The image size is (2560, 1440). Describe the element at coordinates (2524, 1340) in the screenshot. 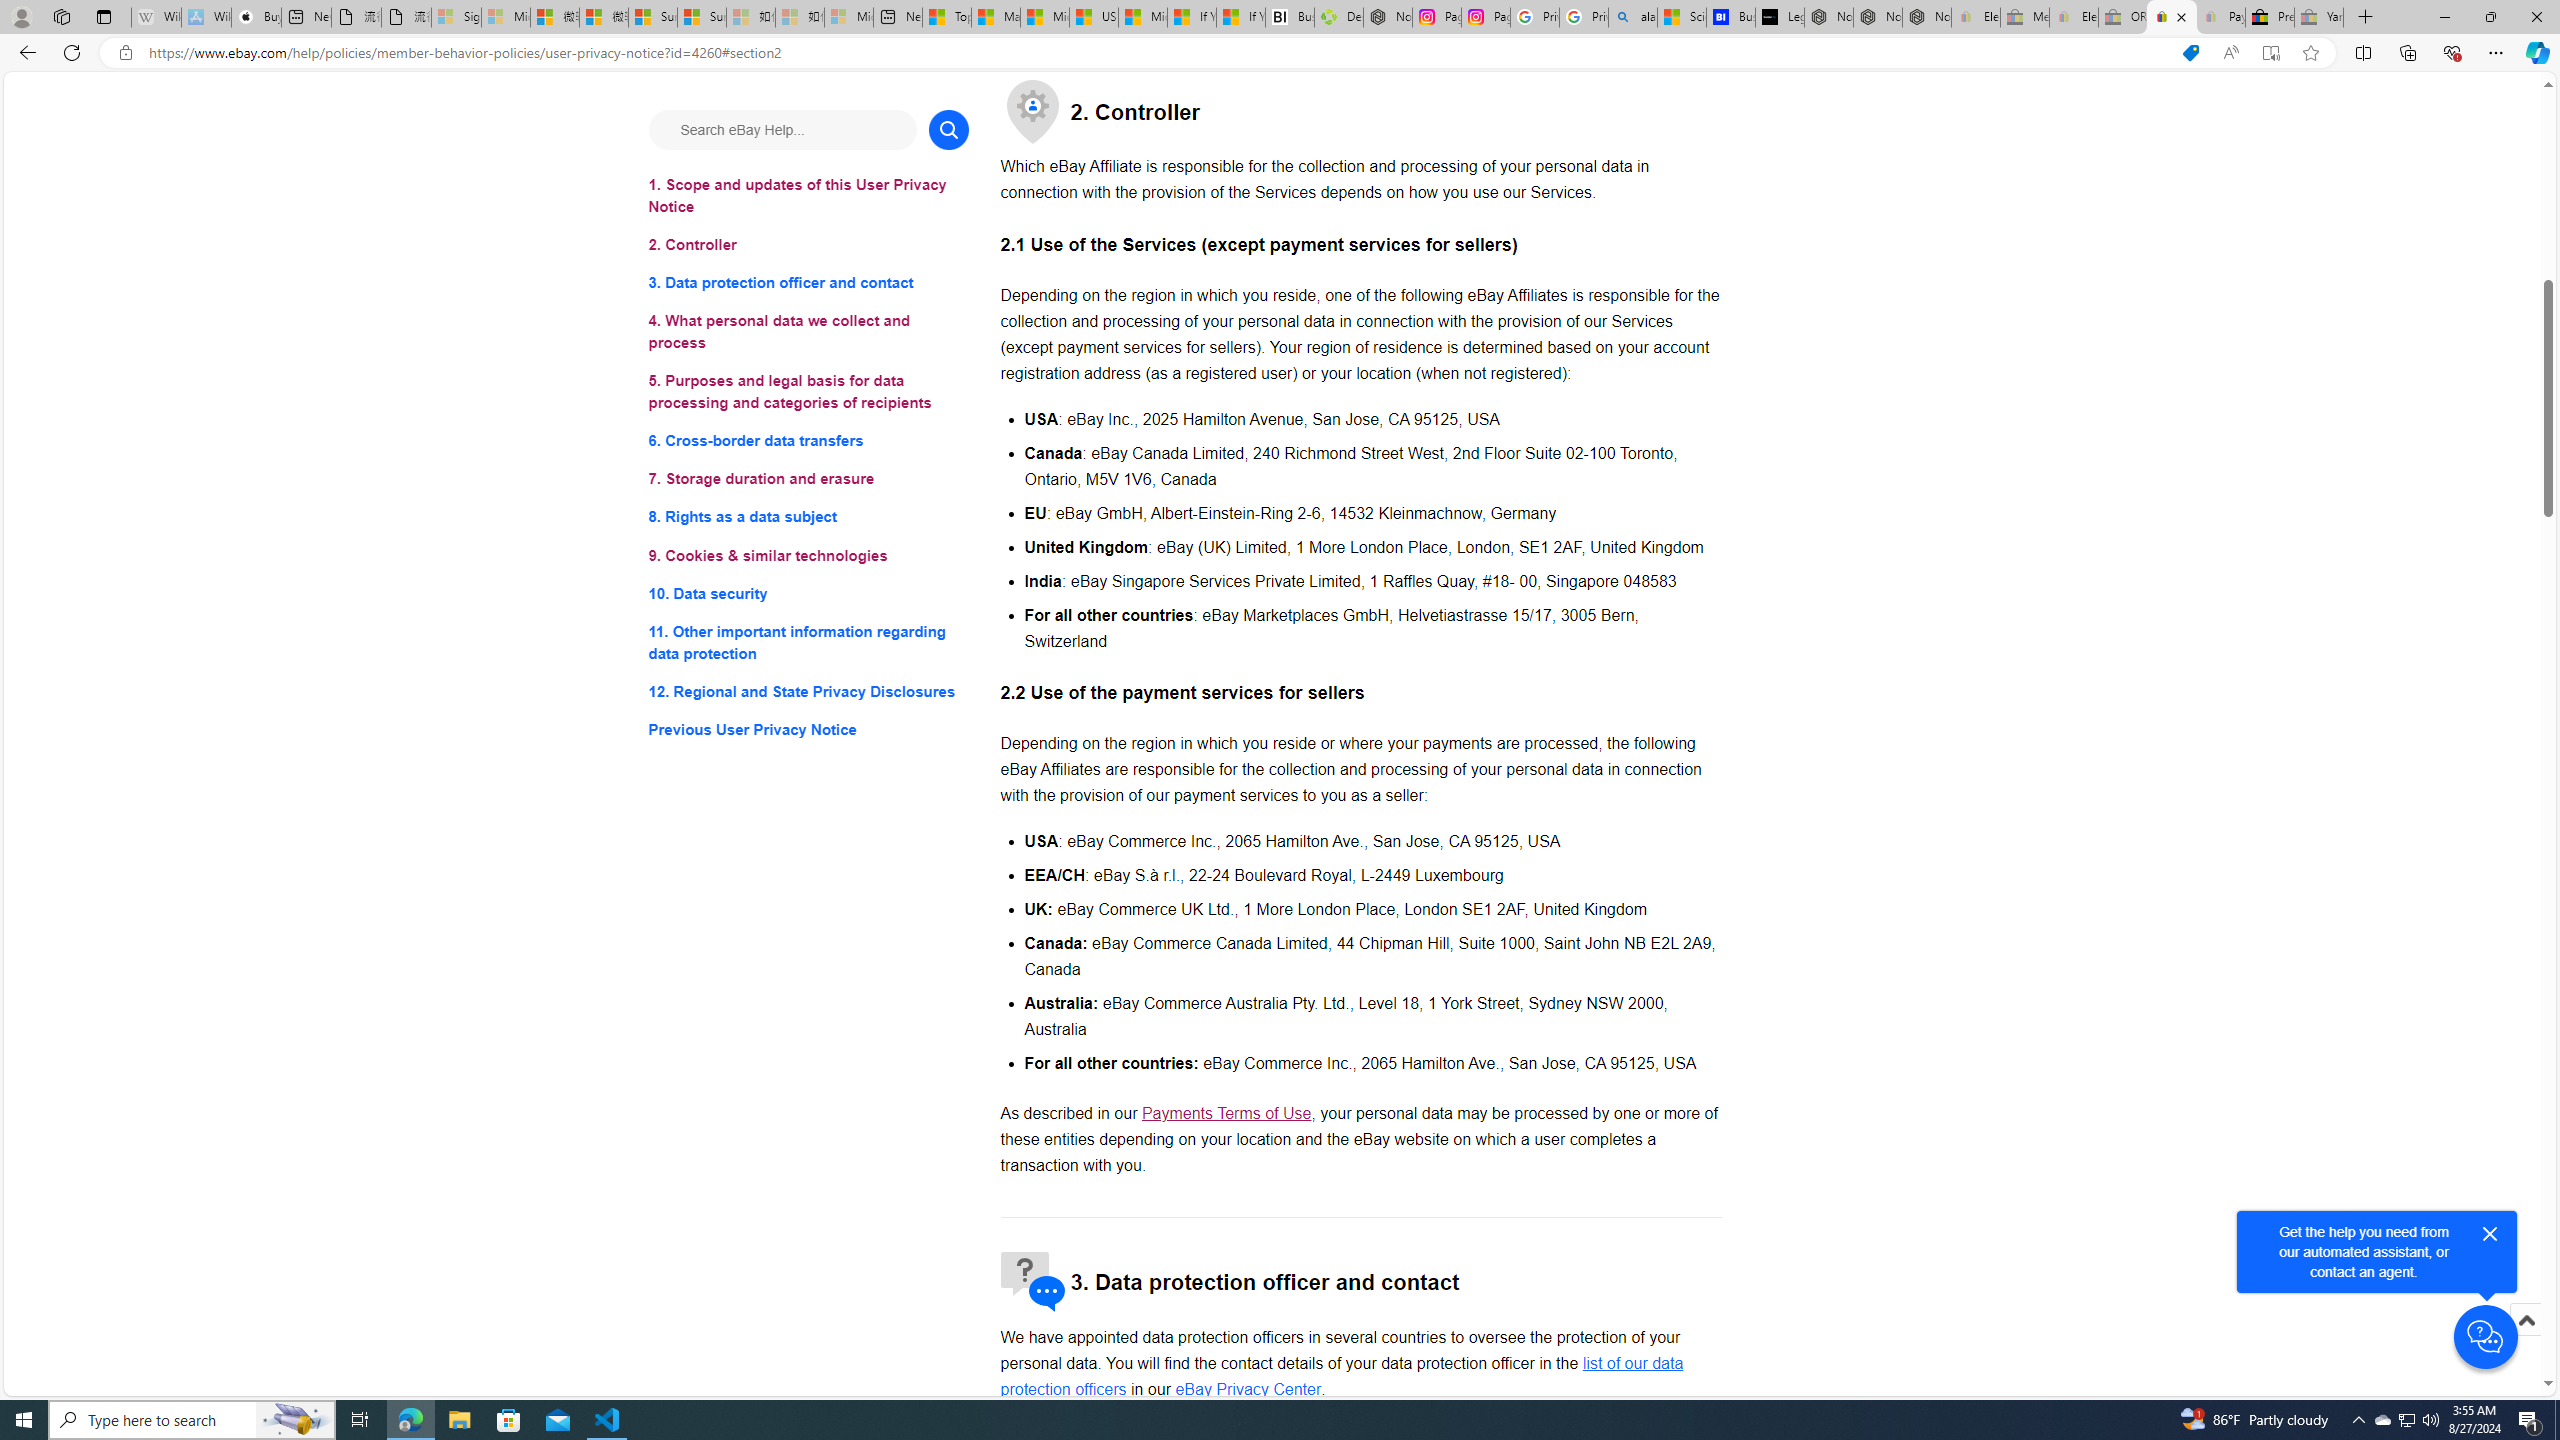

I see `'Scroll to top'` at that location.